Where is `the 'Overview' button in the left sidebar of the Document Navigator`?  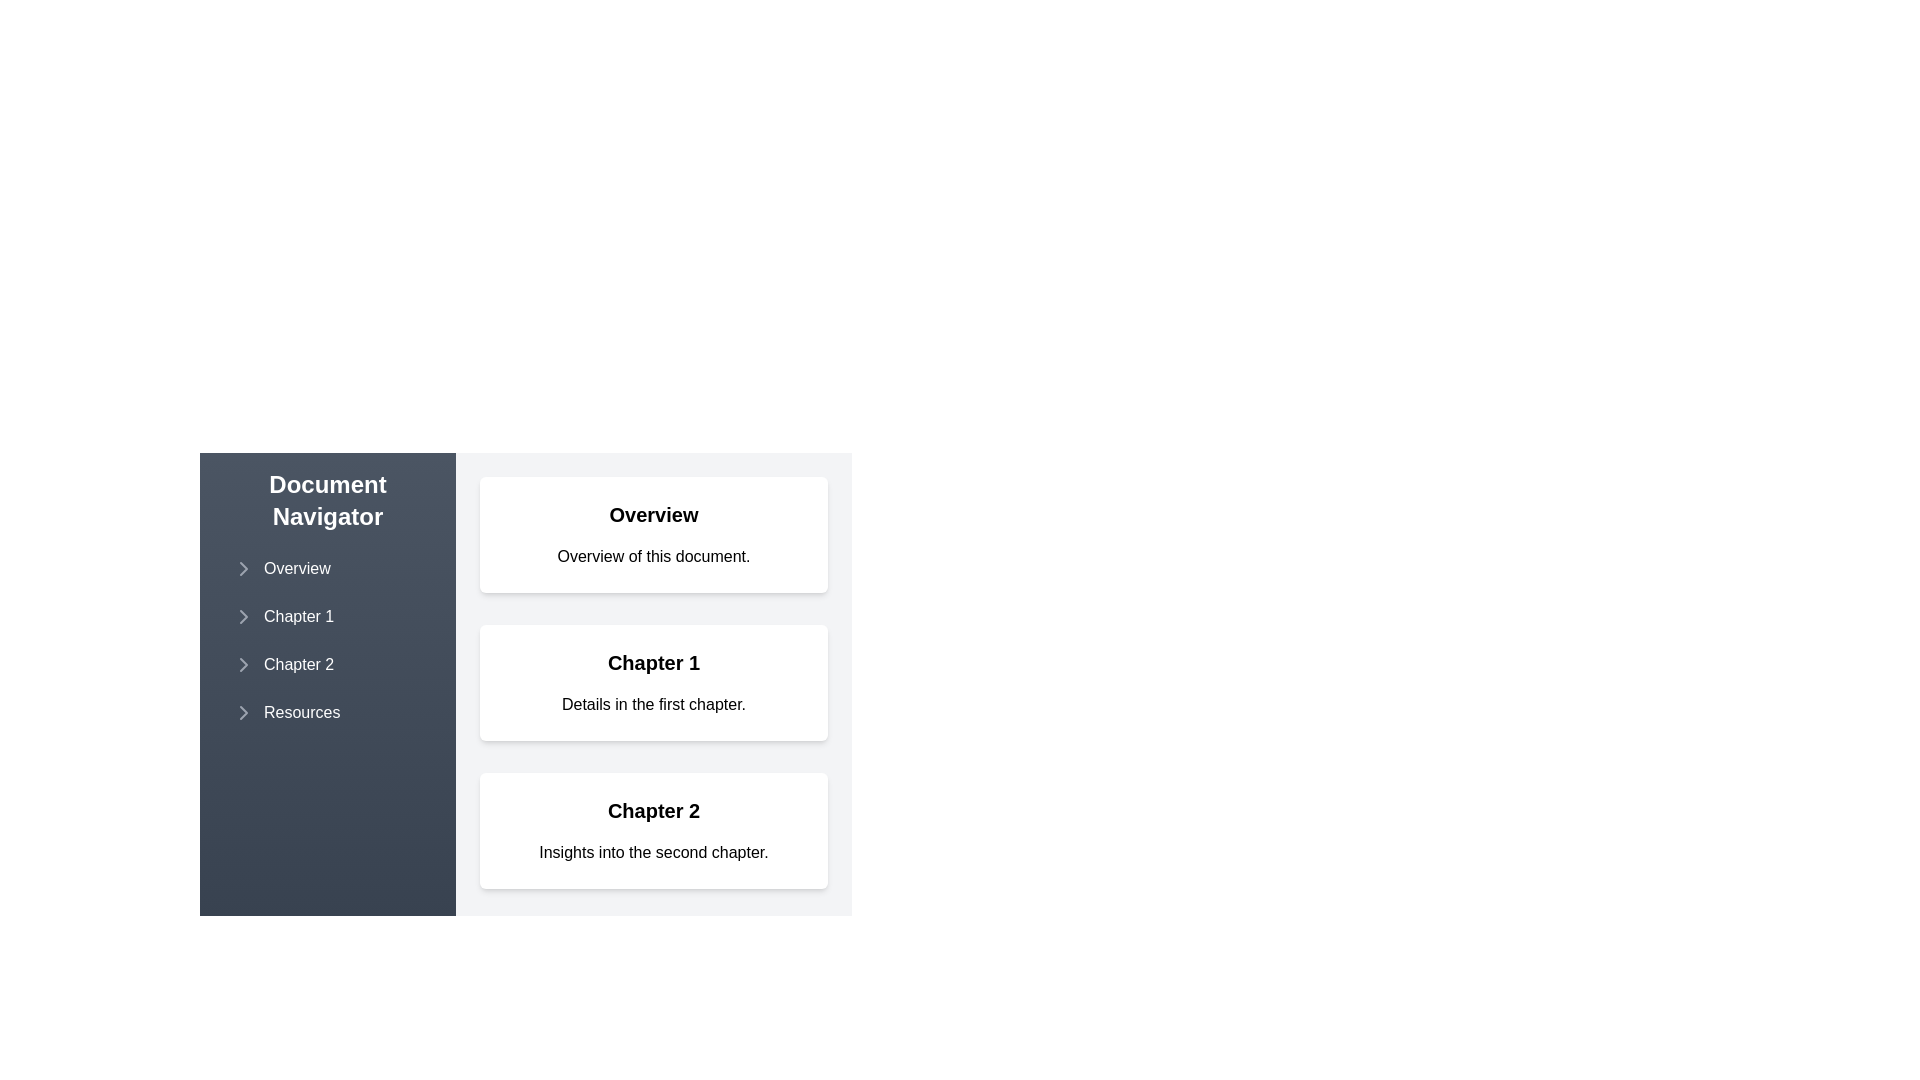 the 'Overview' button in the left sidebar of the Document Navigator is located at coordinates (327, 569).